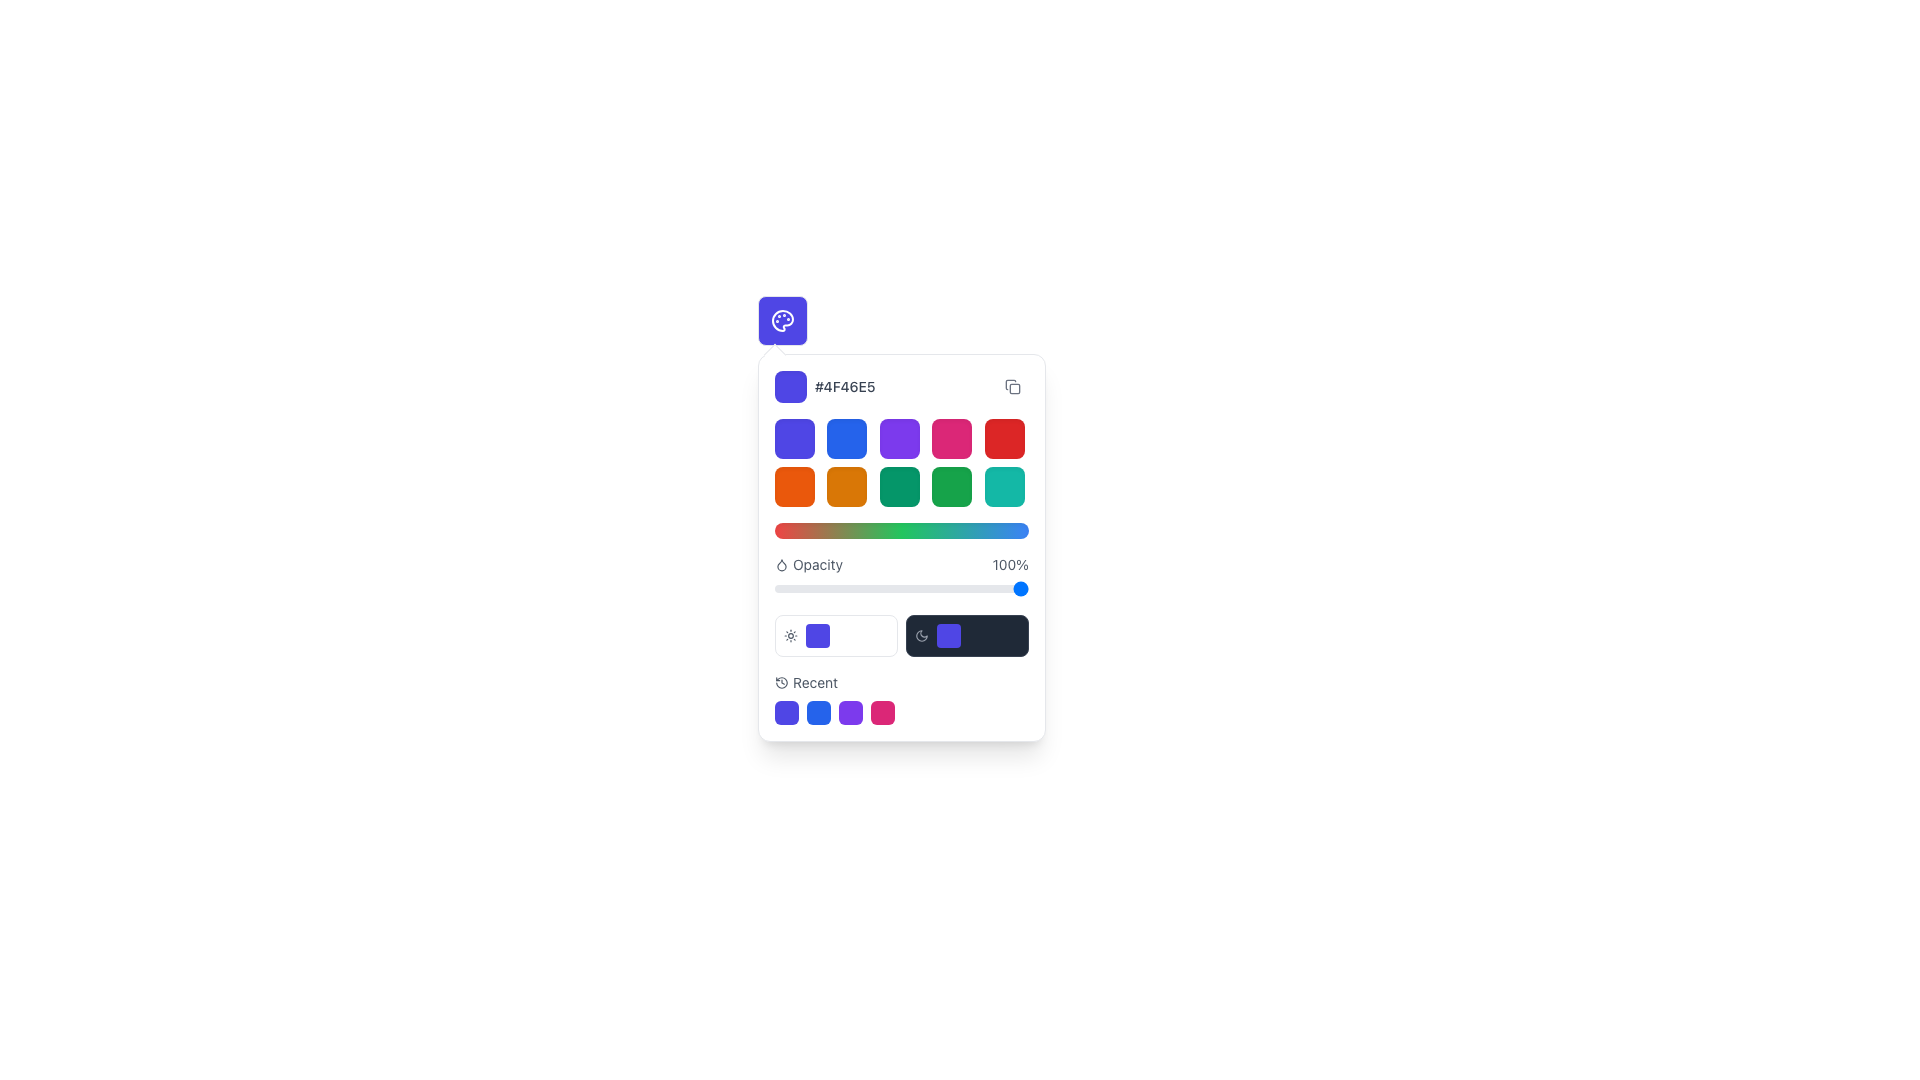 The width and height of the screenshot is (1920, 1080). I want to click on the opacity slider, so click(980, 588).